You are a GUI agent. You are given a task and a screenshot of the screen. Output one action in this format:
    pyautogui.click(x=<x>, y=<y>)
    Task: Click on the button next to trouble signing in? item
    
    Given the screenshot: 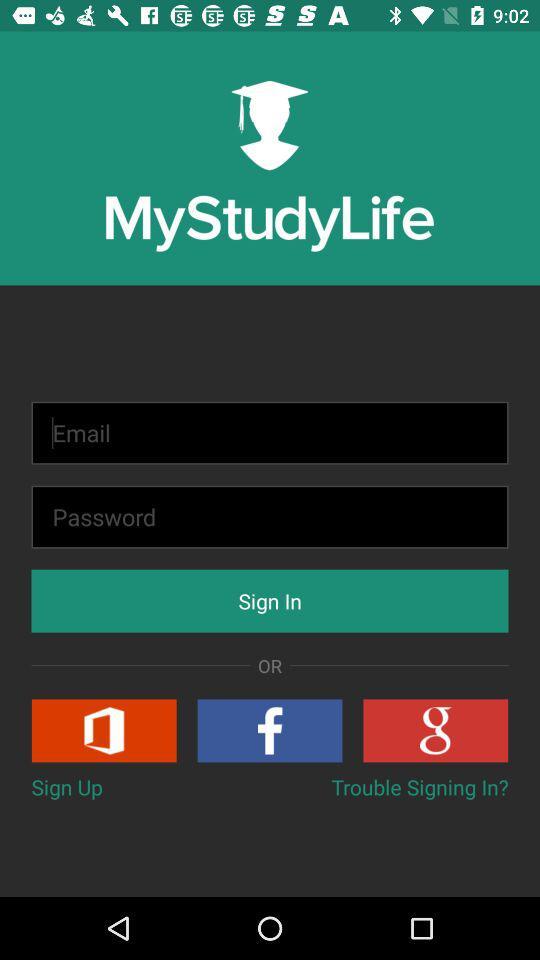 What is the action you would take?
    pyautogui.click(x=67, y=787)
    